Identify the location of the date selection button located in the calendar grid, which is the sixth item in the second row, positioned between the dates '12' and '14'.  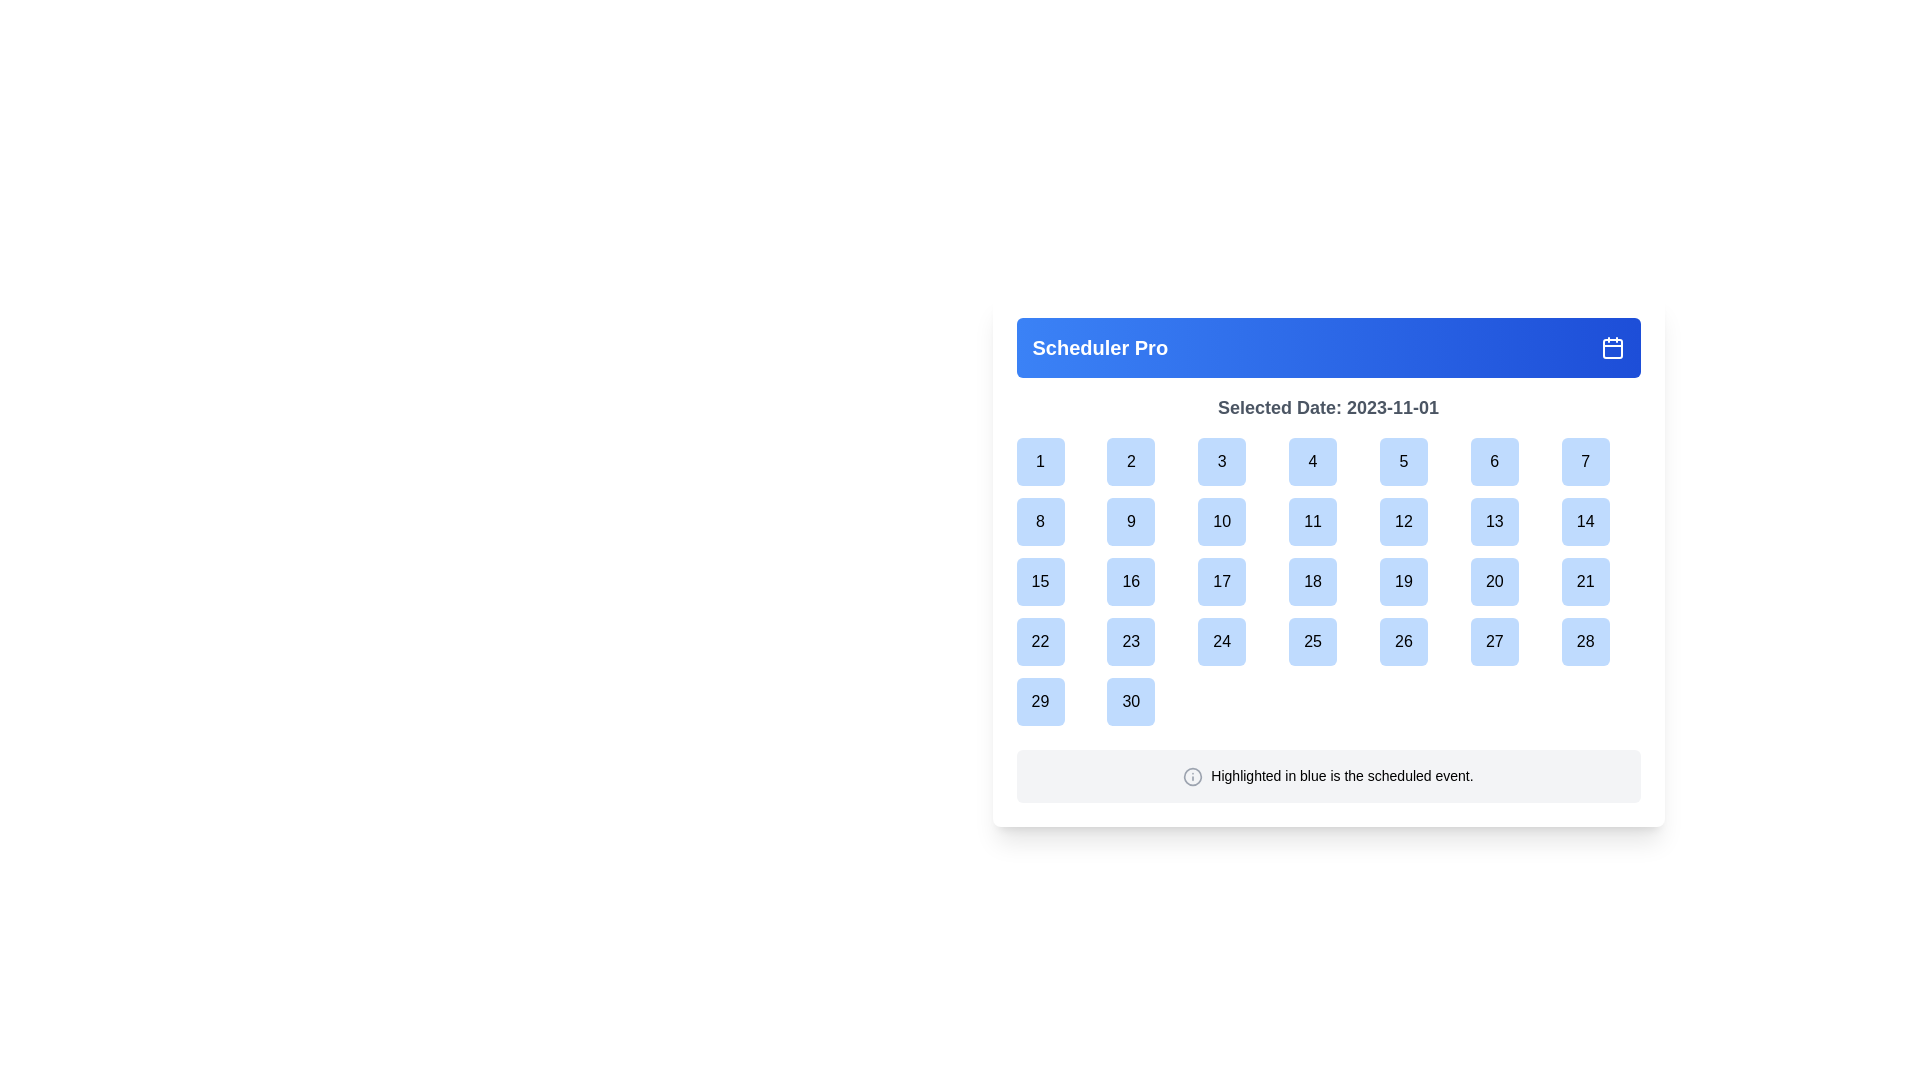
(1510, 520).